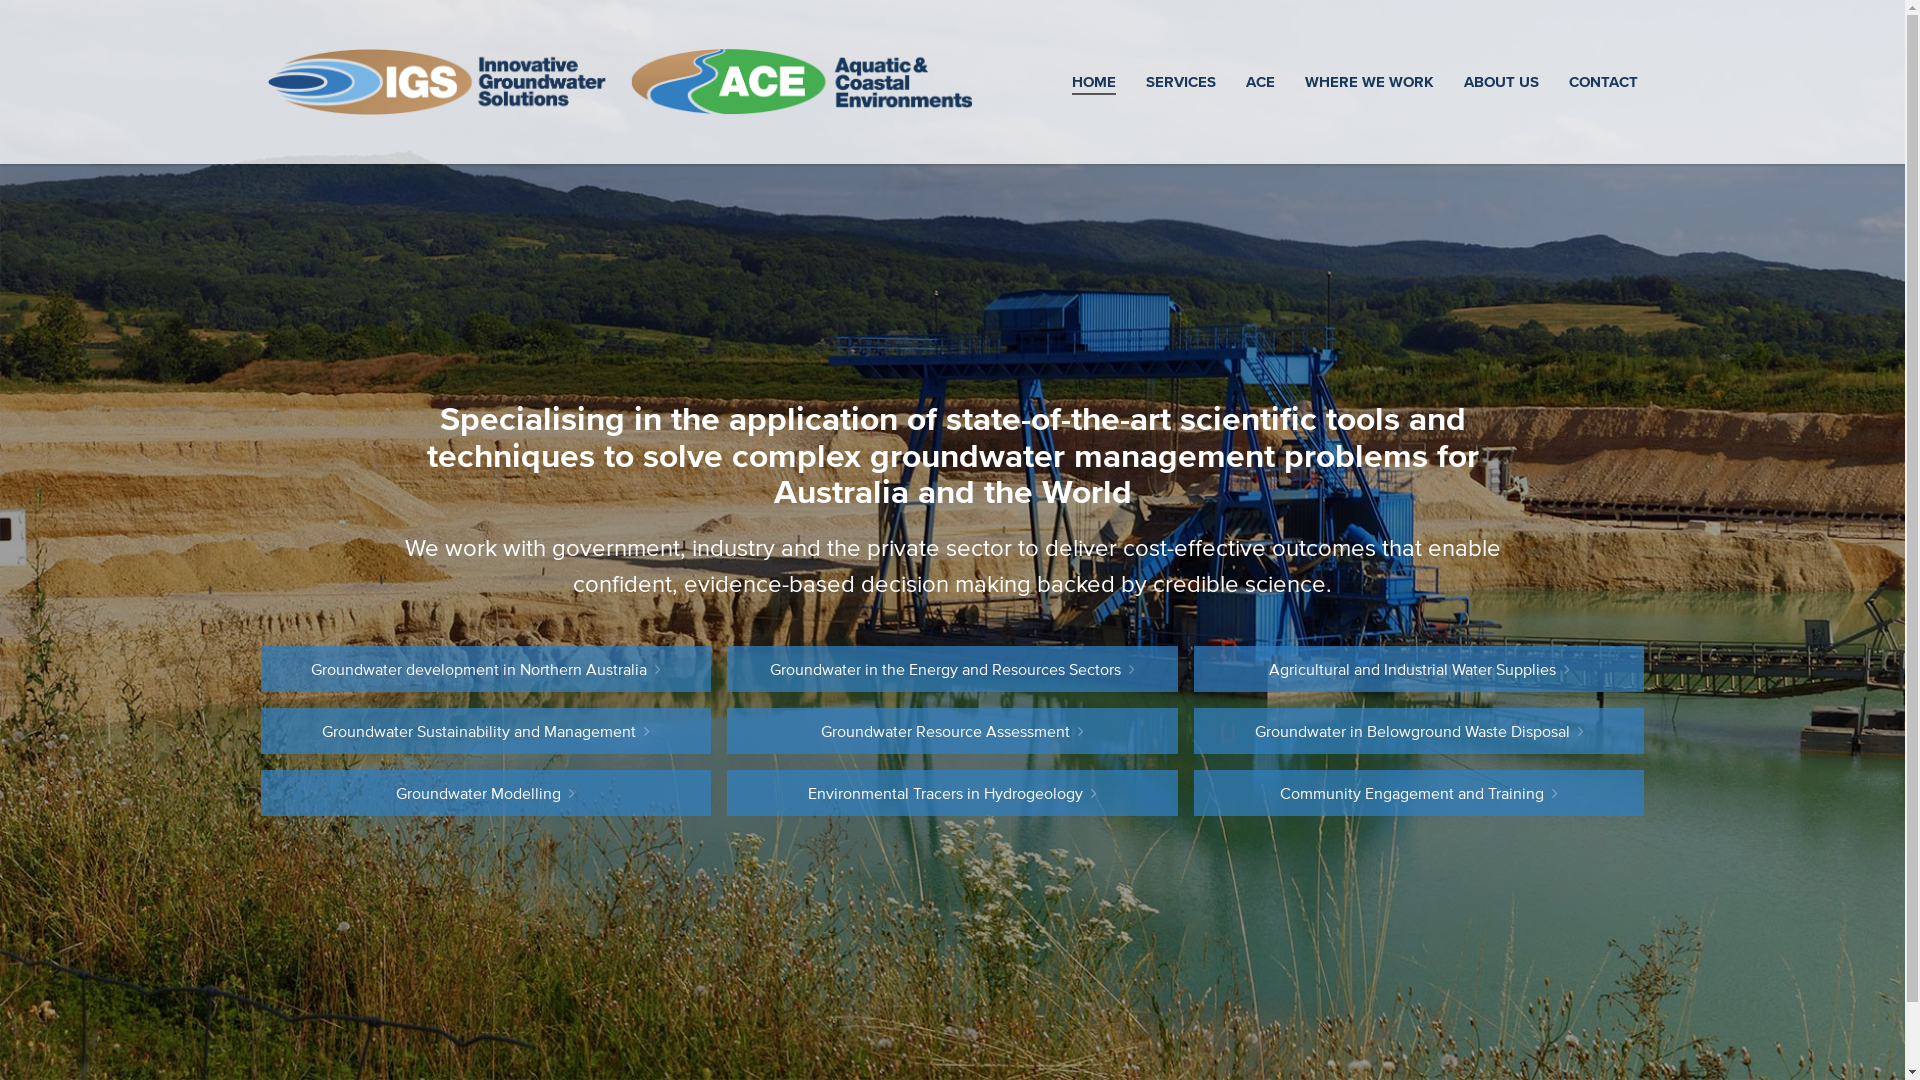  Describe the element at coordinates (798, 81) in the screenshot. I see `'Aquatic and Coastal Environments'` at that location.